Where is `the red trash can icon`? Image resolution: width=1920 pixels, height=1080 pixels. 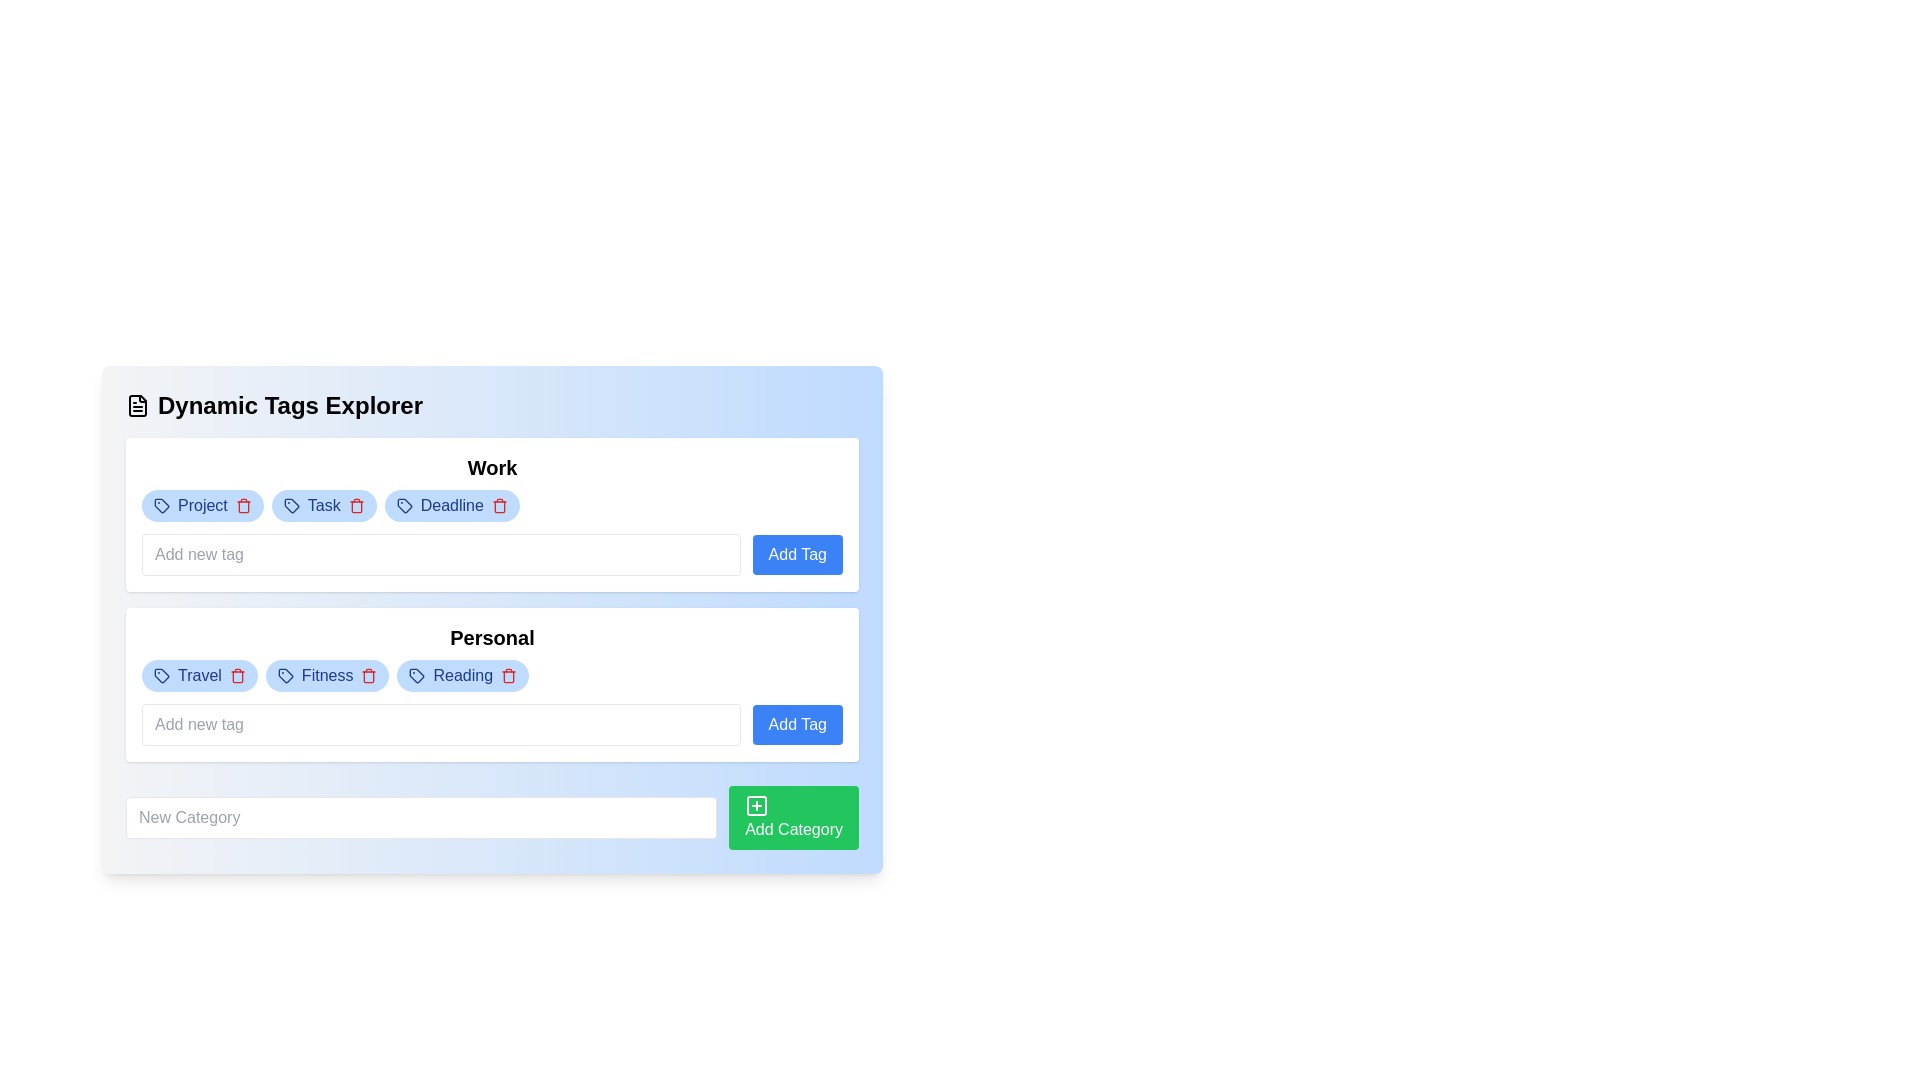
the red trash can icon is located at coordinates (356, 506).